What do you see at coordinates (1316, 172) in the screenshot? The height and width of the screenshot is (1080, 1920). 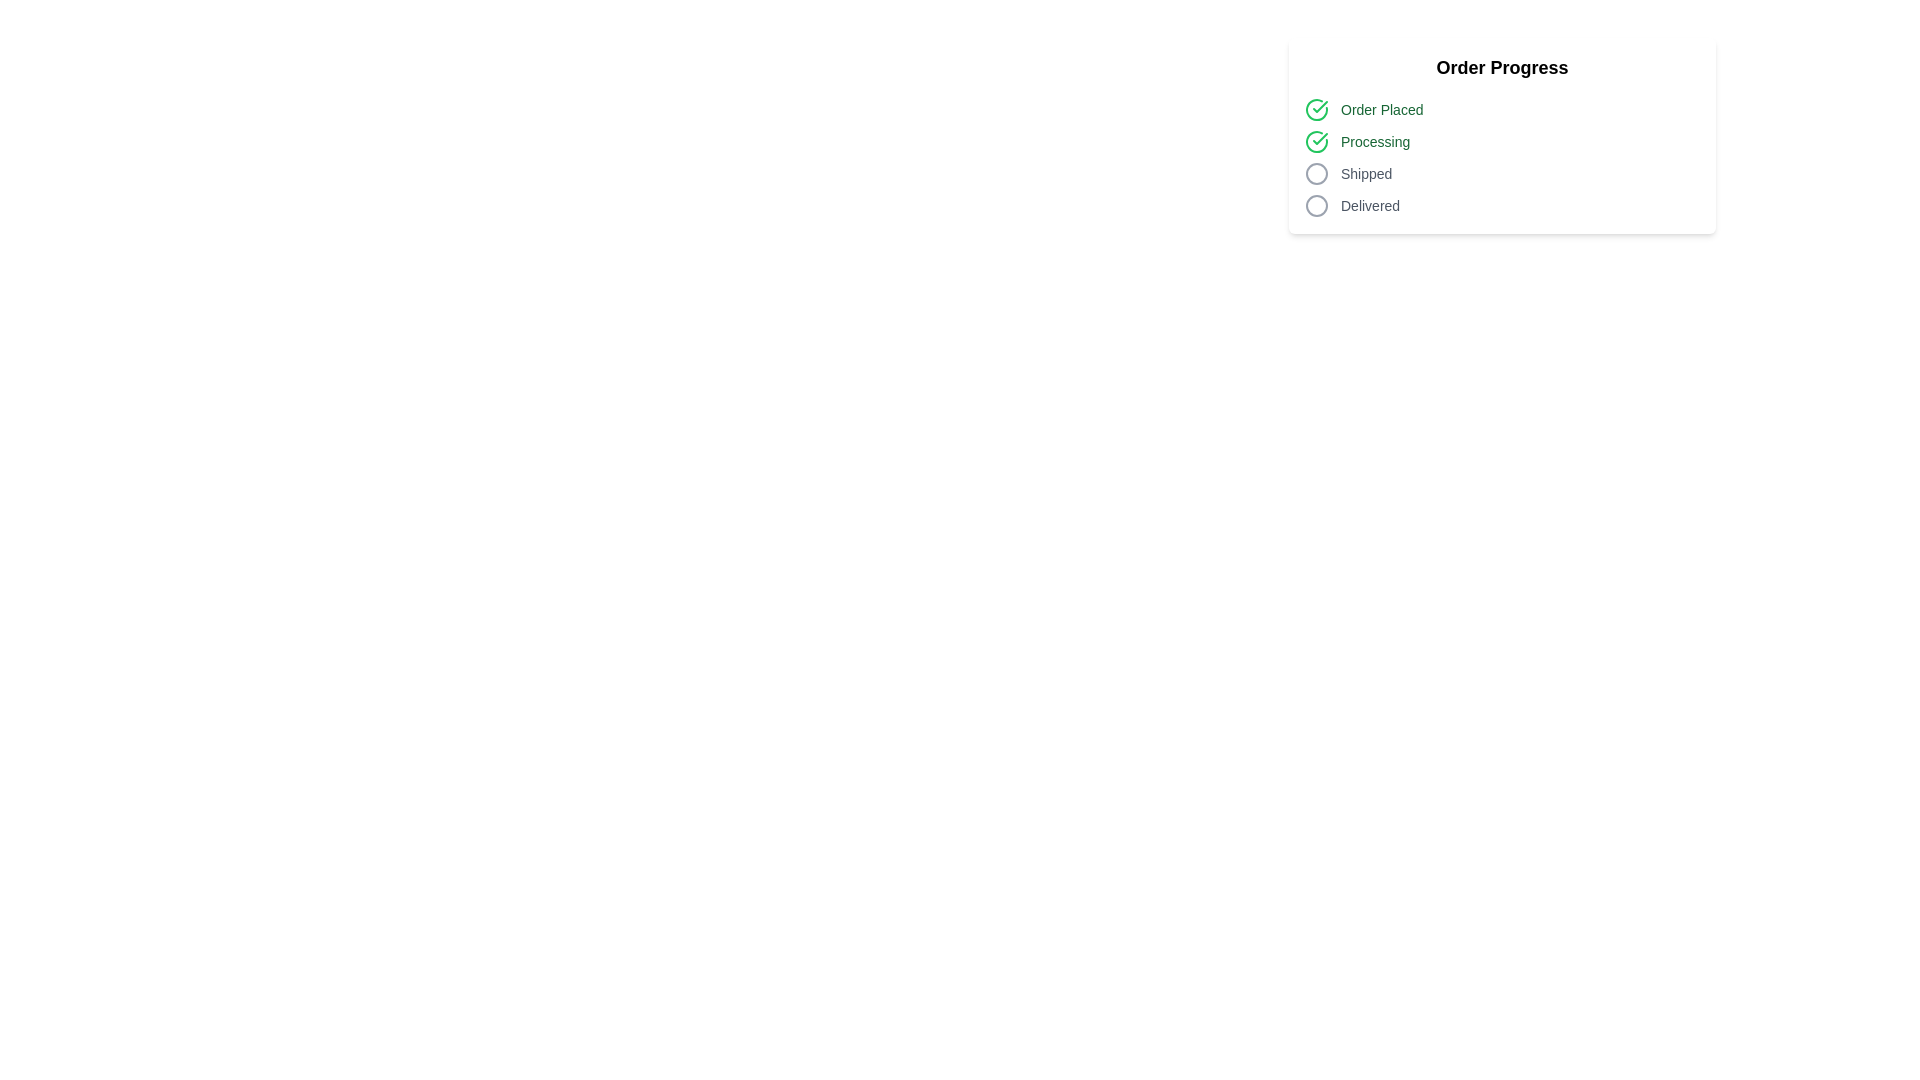 I see `the 'Shipped' status icon located in the 'Order Progress' section, which is the third status icon in the vertical list of order statuses` at bounding box center [1316, 172].